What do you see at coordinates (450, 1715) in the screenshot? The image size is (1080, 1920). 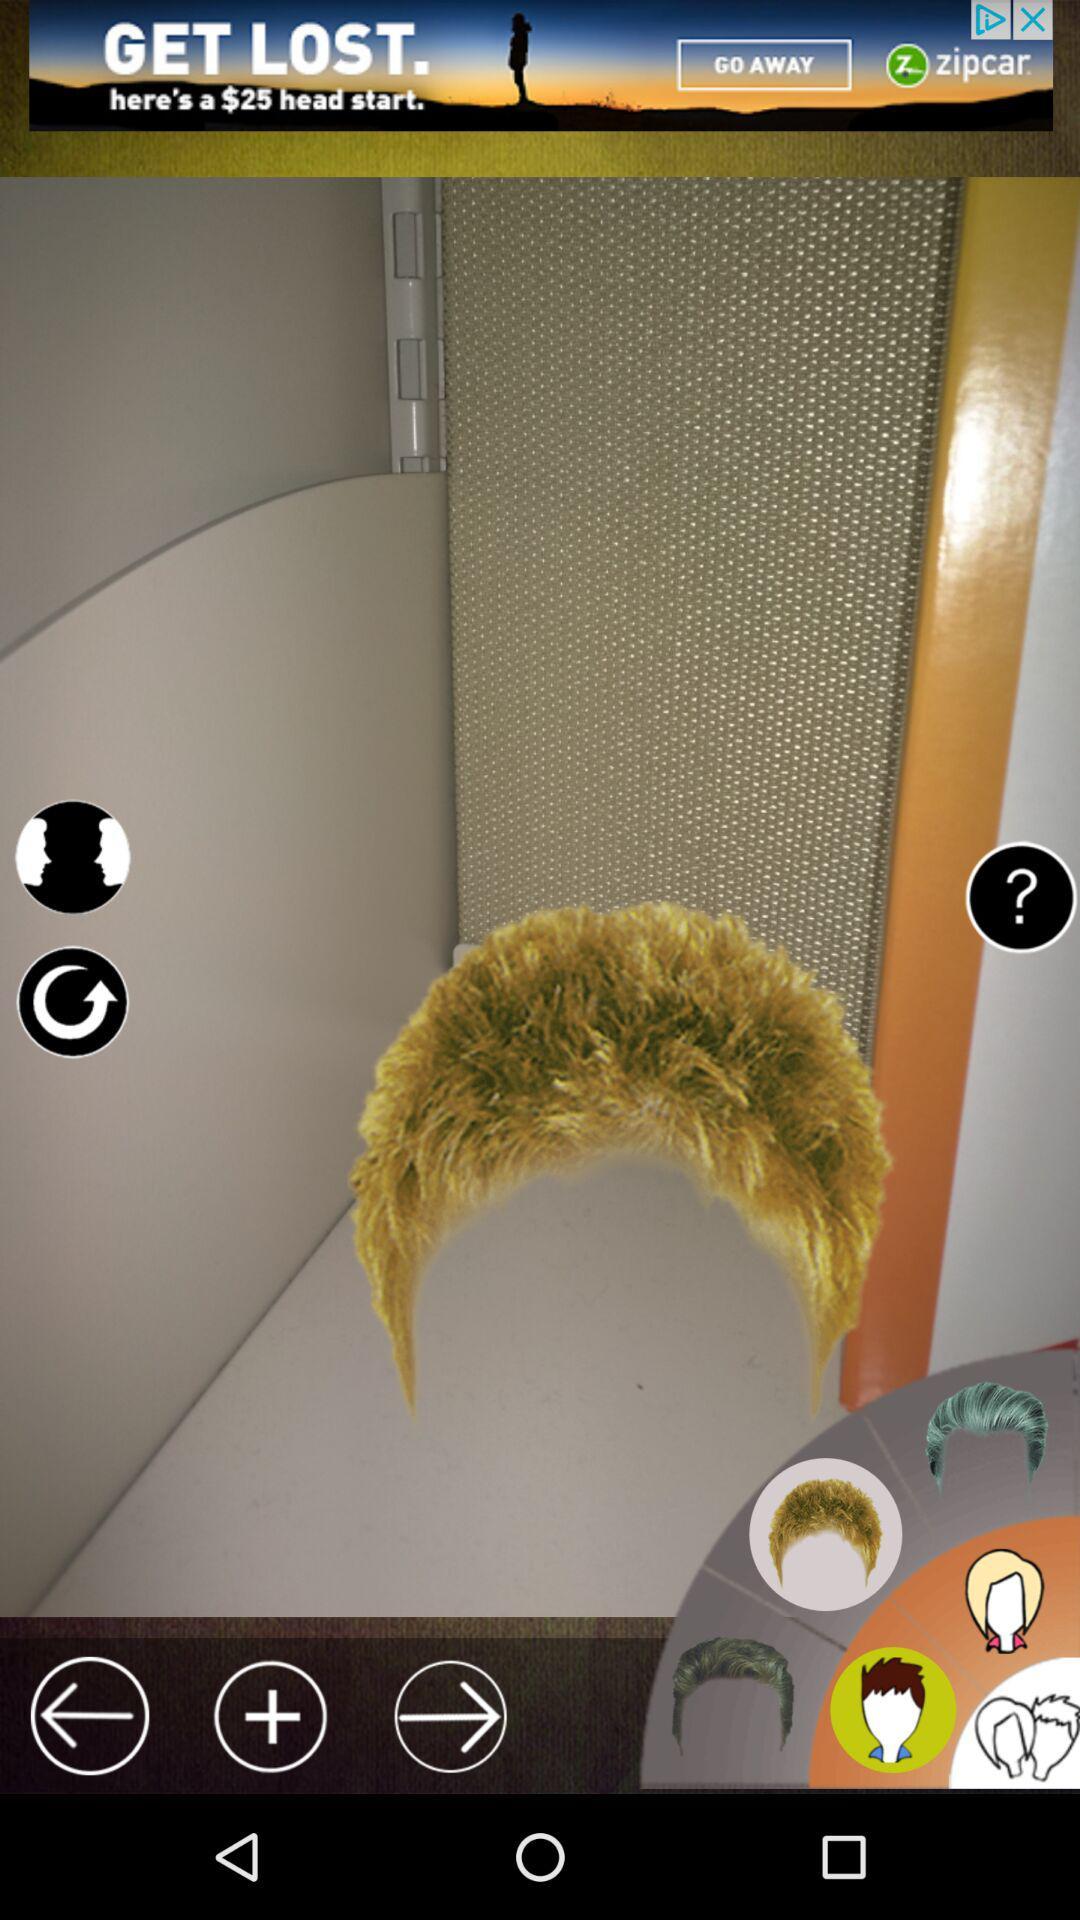 I see `next page` at bounding box center [450, 1715].